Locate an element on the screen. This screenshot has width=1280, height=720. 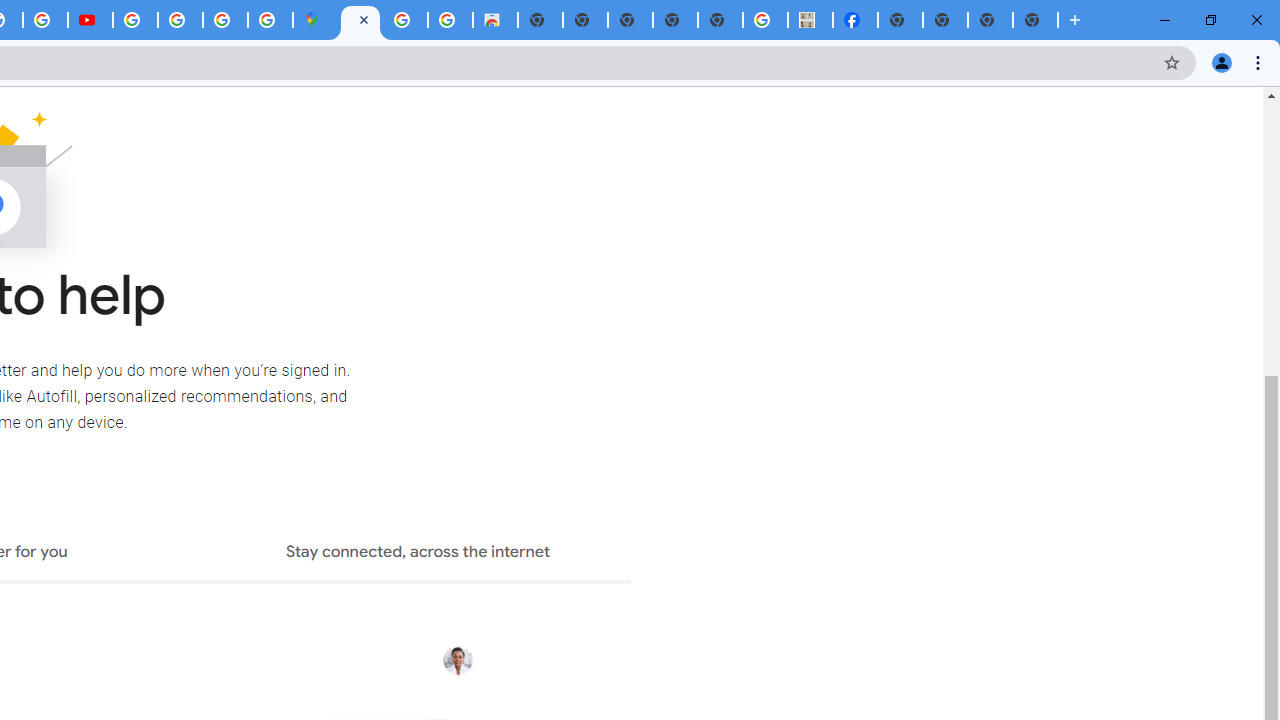
'Google Maps' is located at coordinates (314, 20).